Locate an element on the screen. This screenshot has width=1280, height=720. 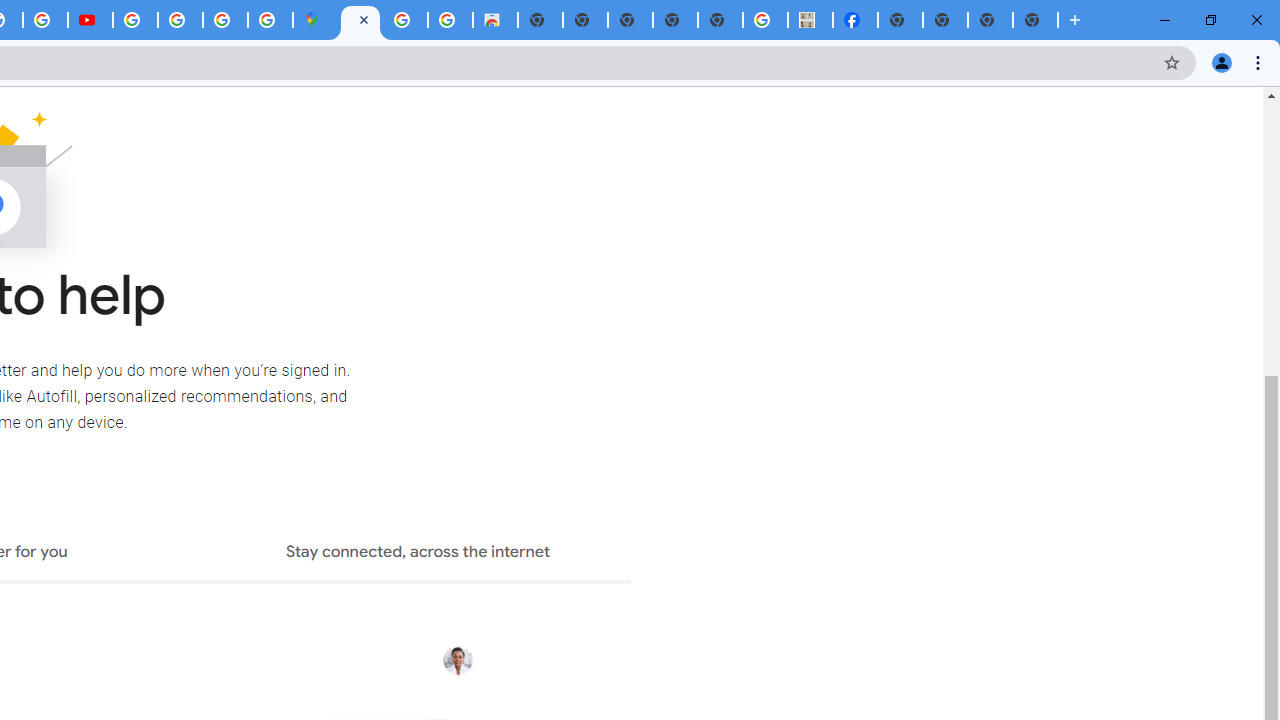
'Google Maps' is located at coordinates (314, 20).